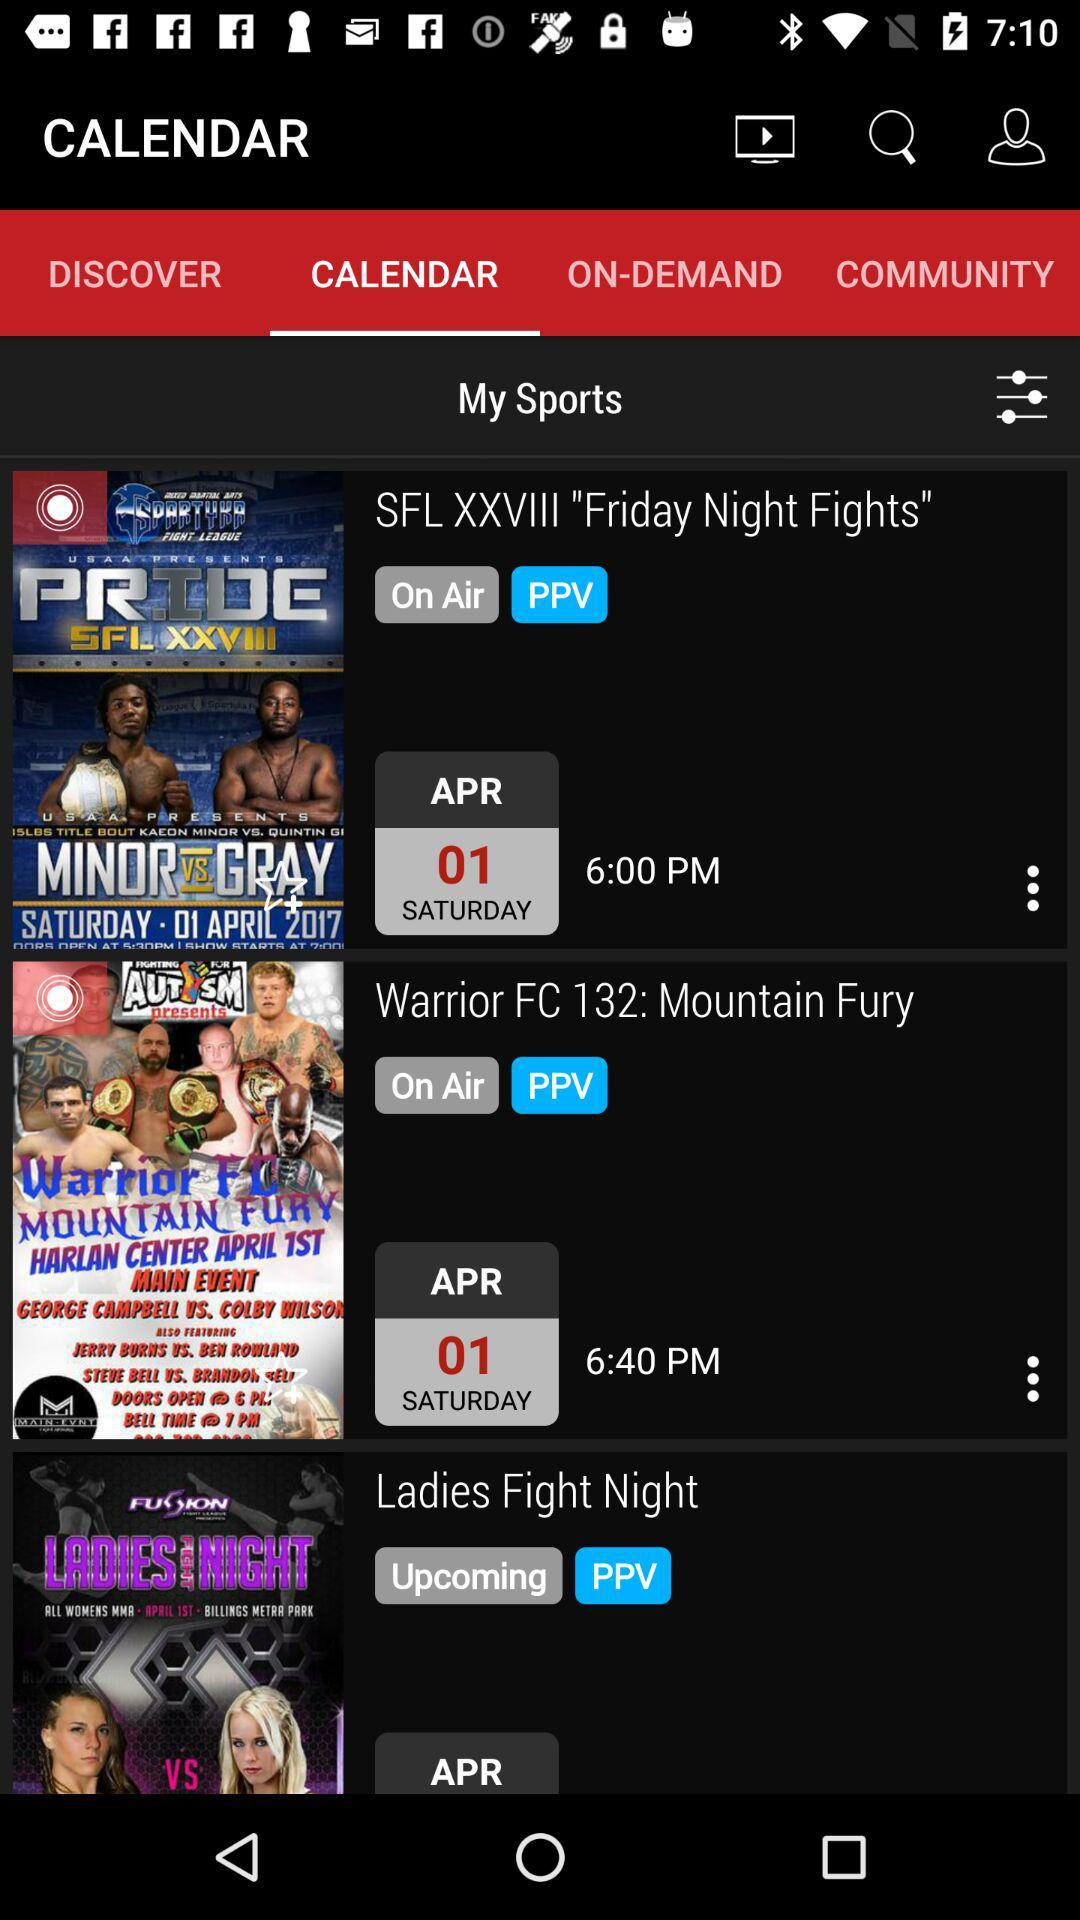 The height and width of the screenshot is (1920, 1080). I want to click on show, so click(177, 1200).